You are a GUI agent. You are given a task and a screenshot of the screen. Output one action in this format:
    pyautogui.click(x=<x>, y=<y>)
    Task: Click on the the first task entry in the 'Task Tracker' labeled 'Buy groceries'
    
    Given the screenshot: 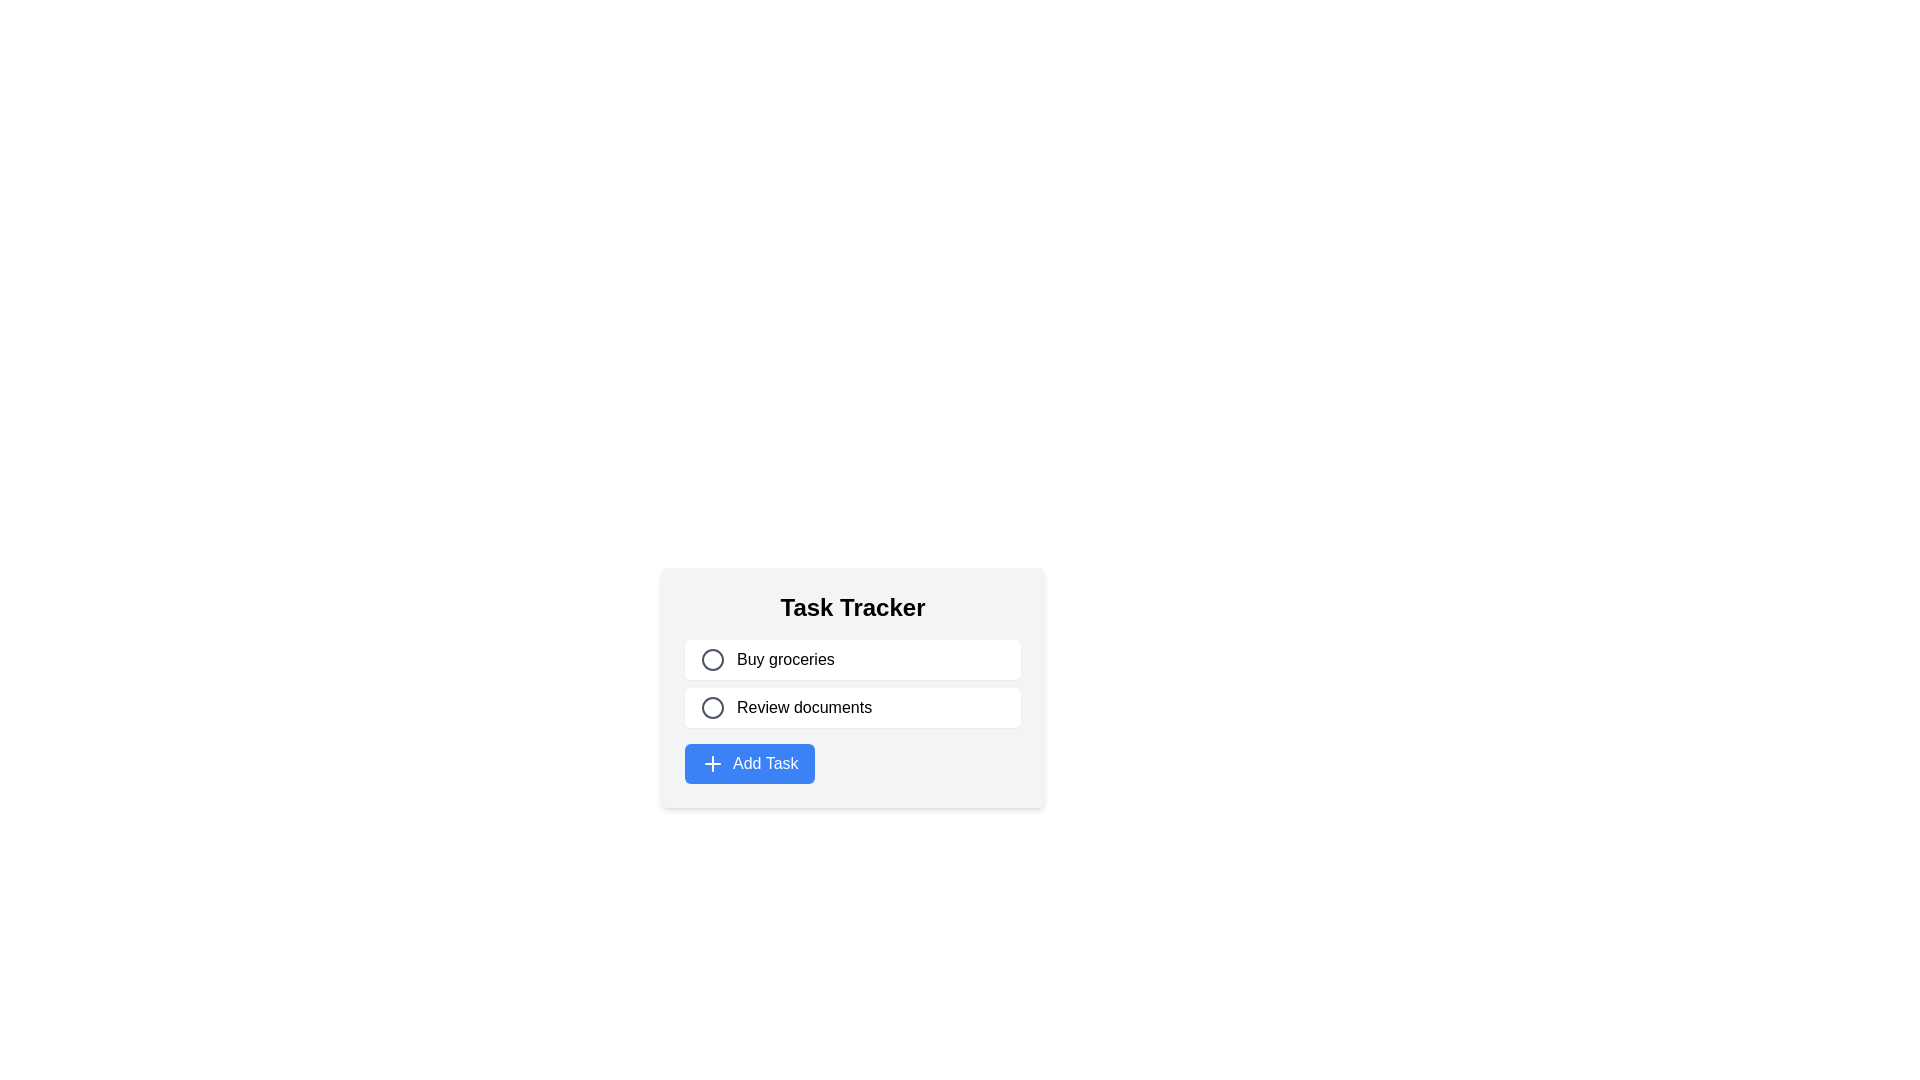 What is the action you would take?
    pyautogui.click(x=853, y=659)
    